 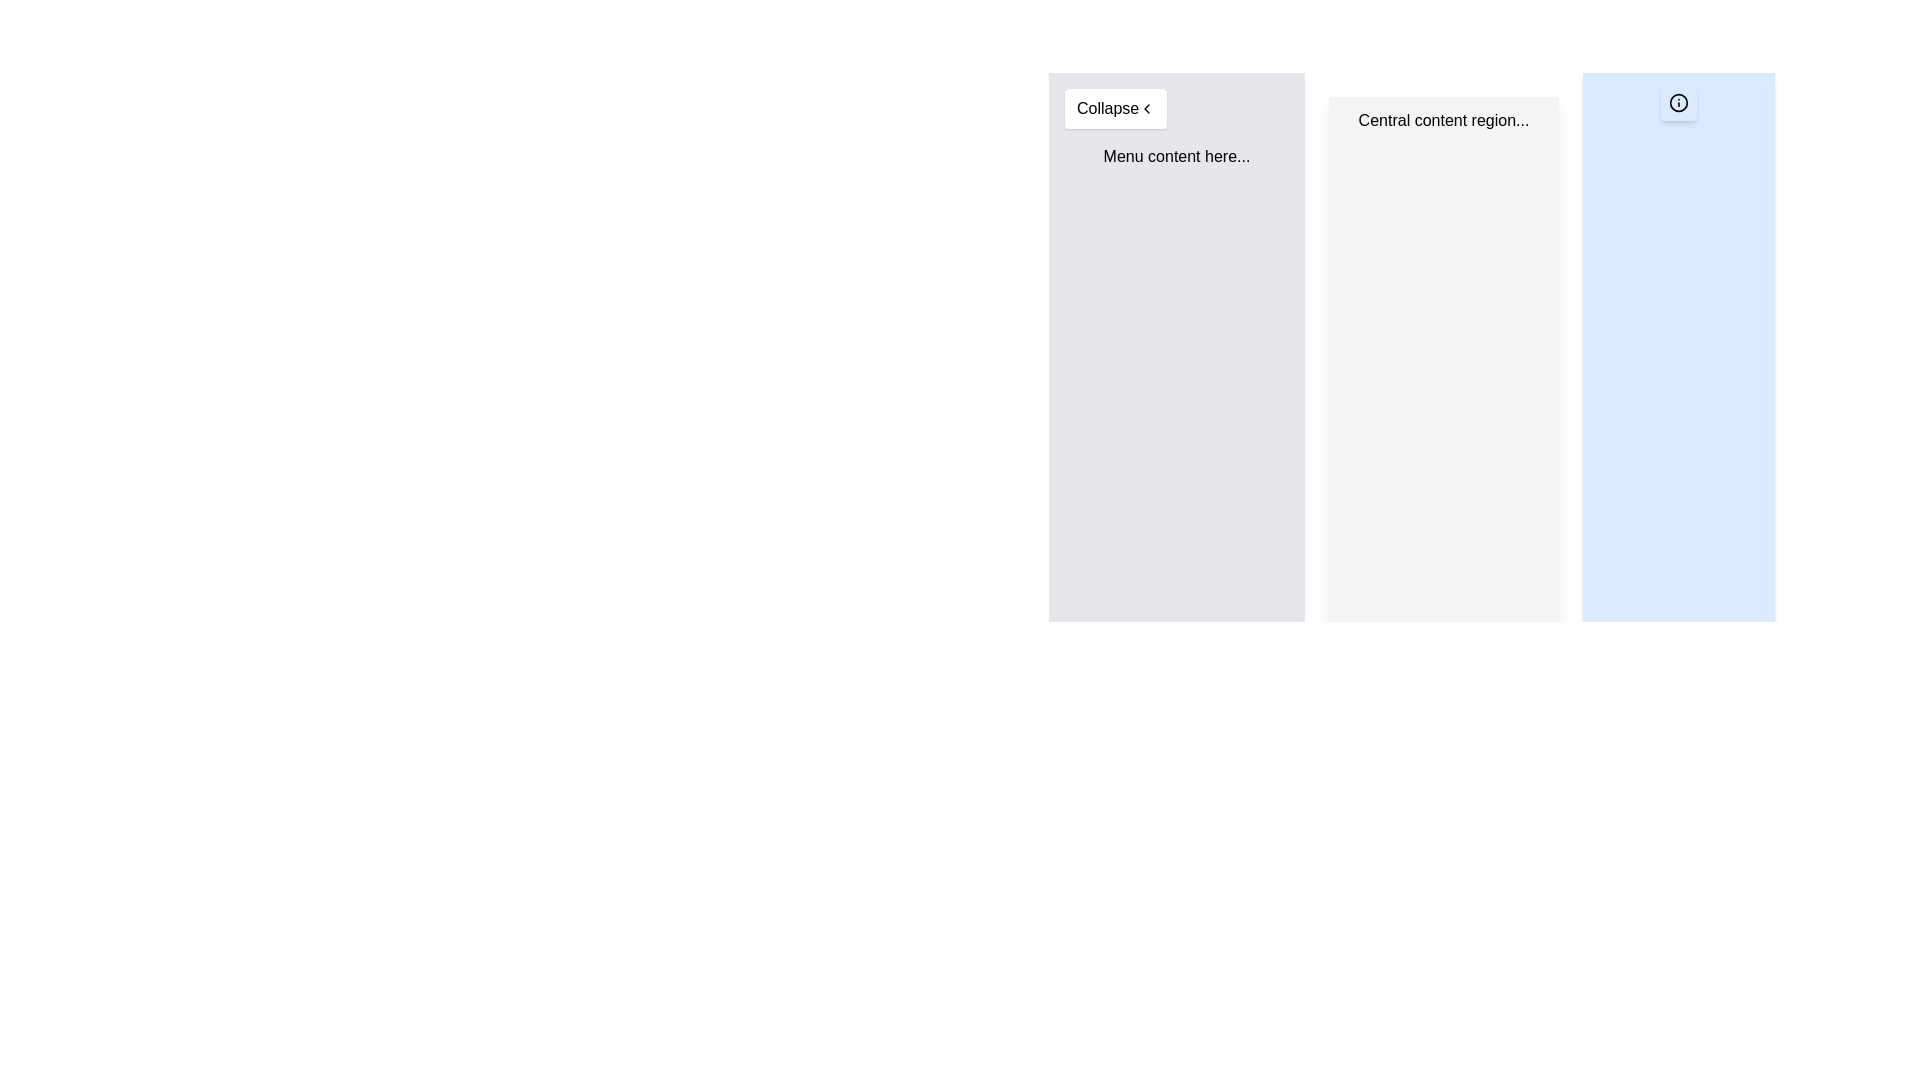 I want to click on the left chevron icon located at the far right side of the 'Collapse' button, so click(x=1147, y=108).